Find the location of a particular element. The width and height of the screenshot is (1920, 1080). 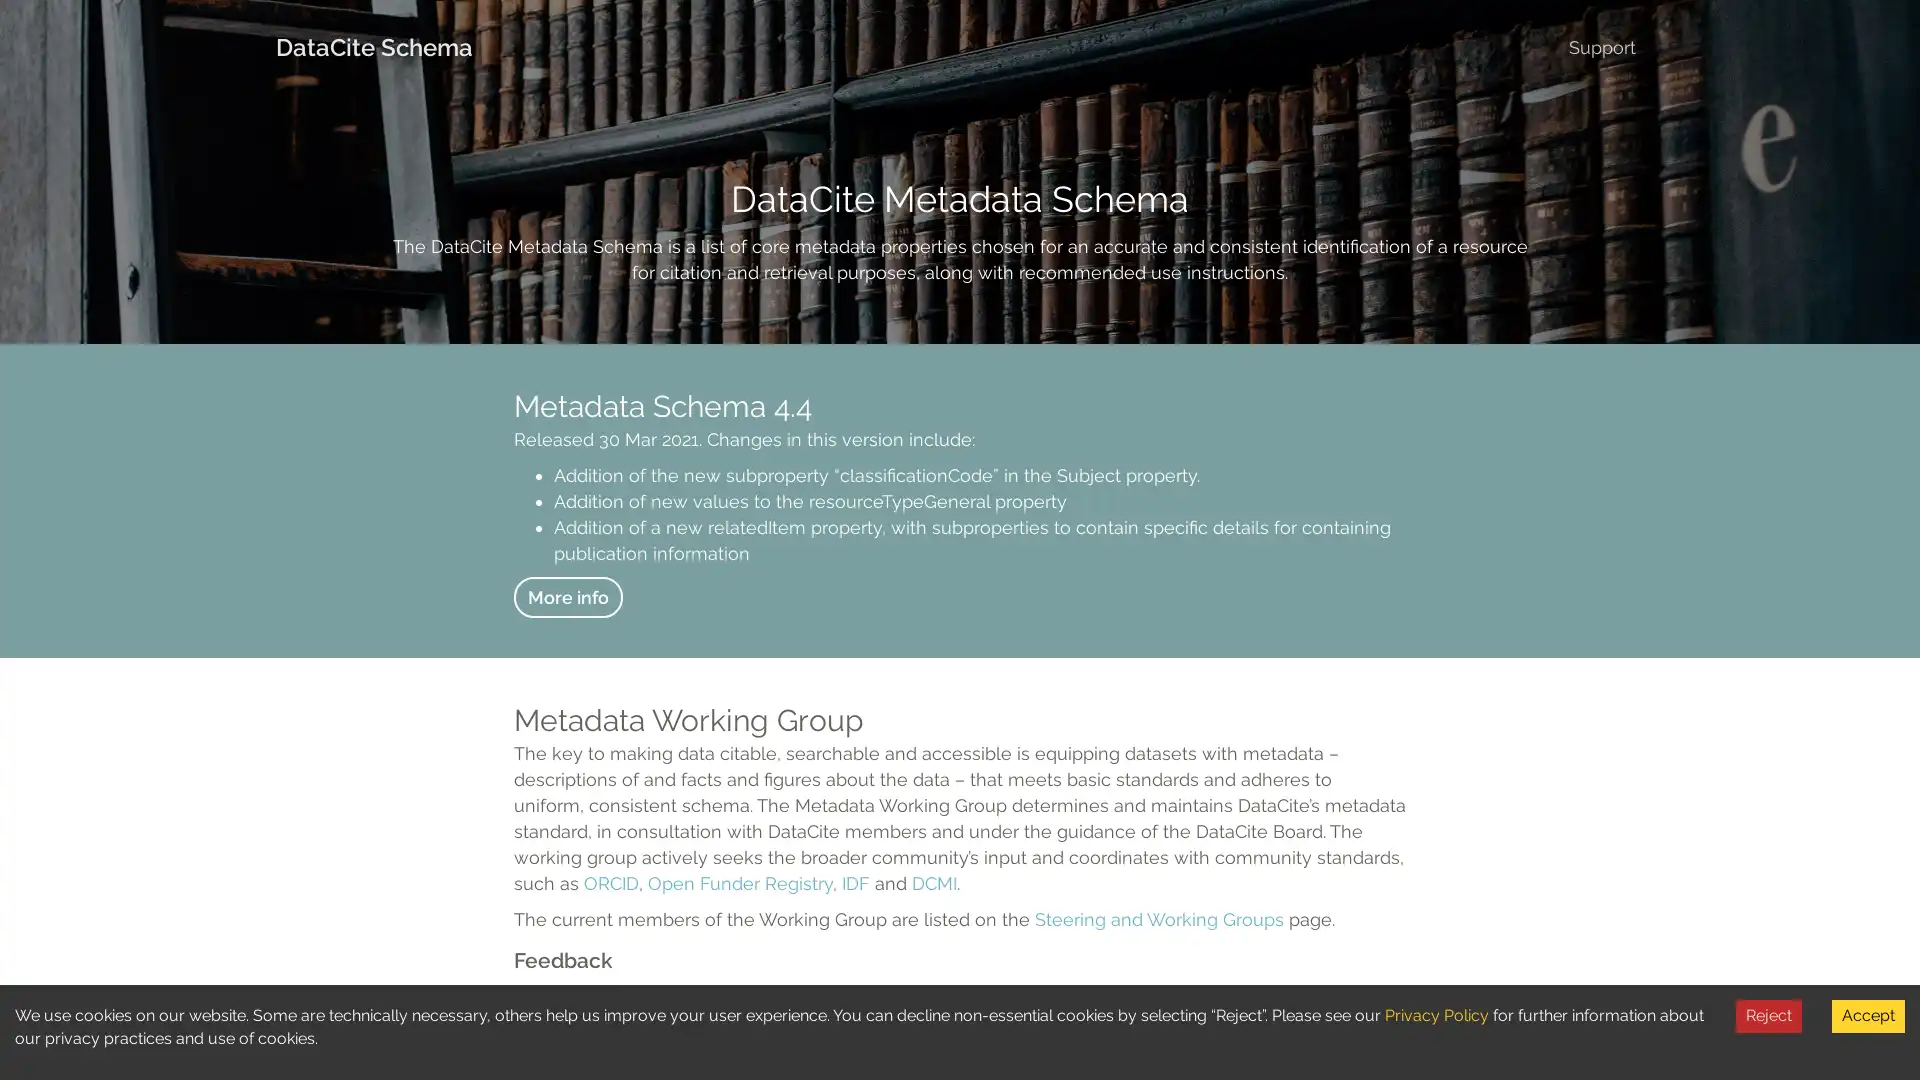

Decline cookies is located at coordinates (1769, 1015).